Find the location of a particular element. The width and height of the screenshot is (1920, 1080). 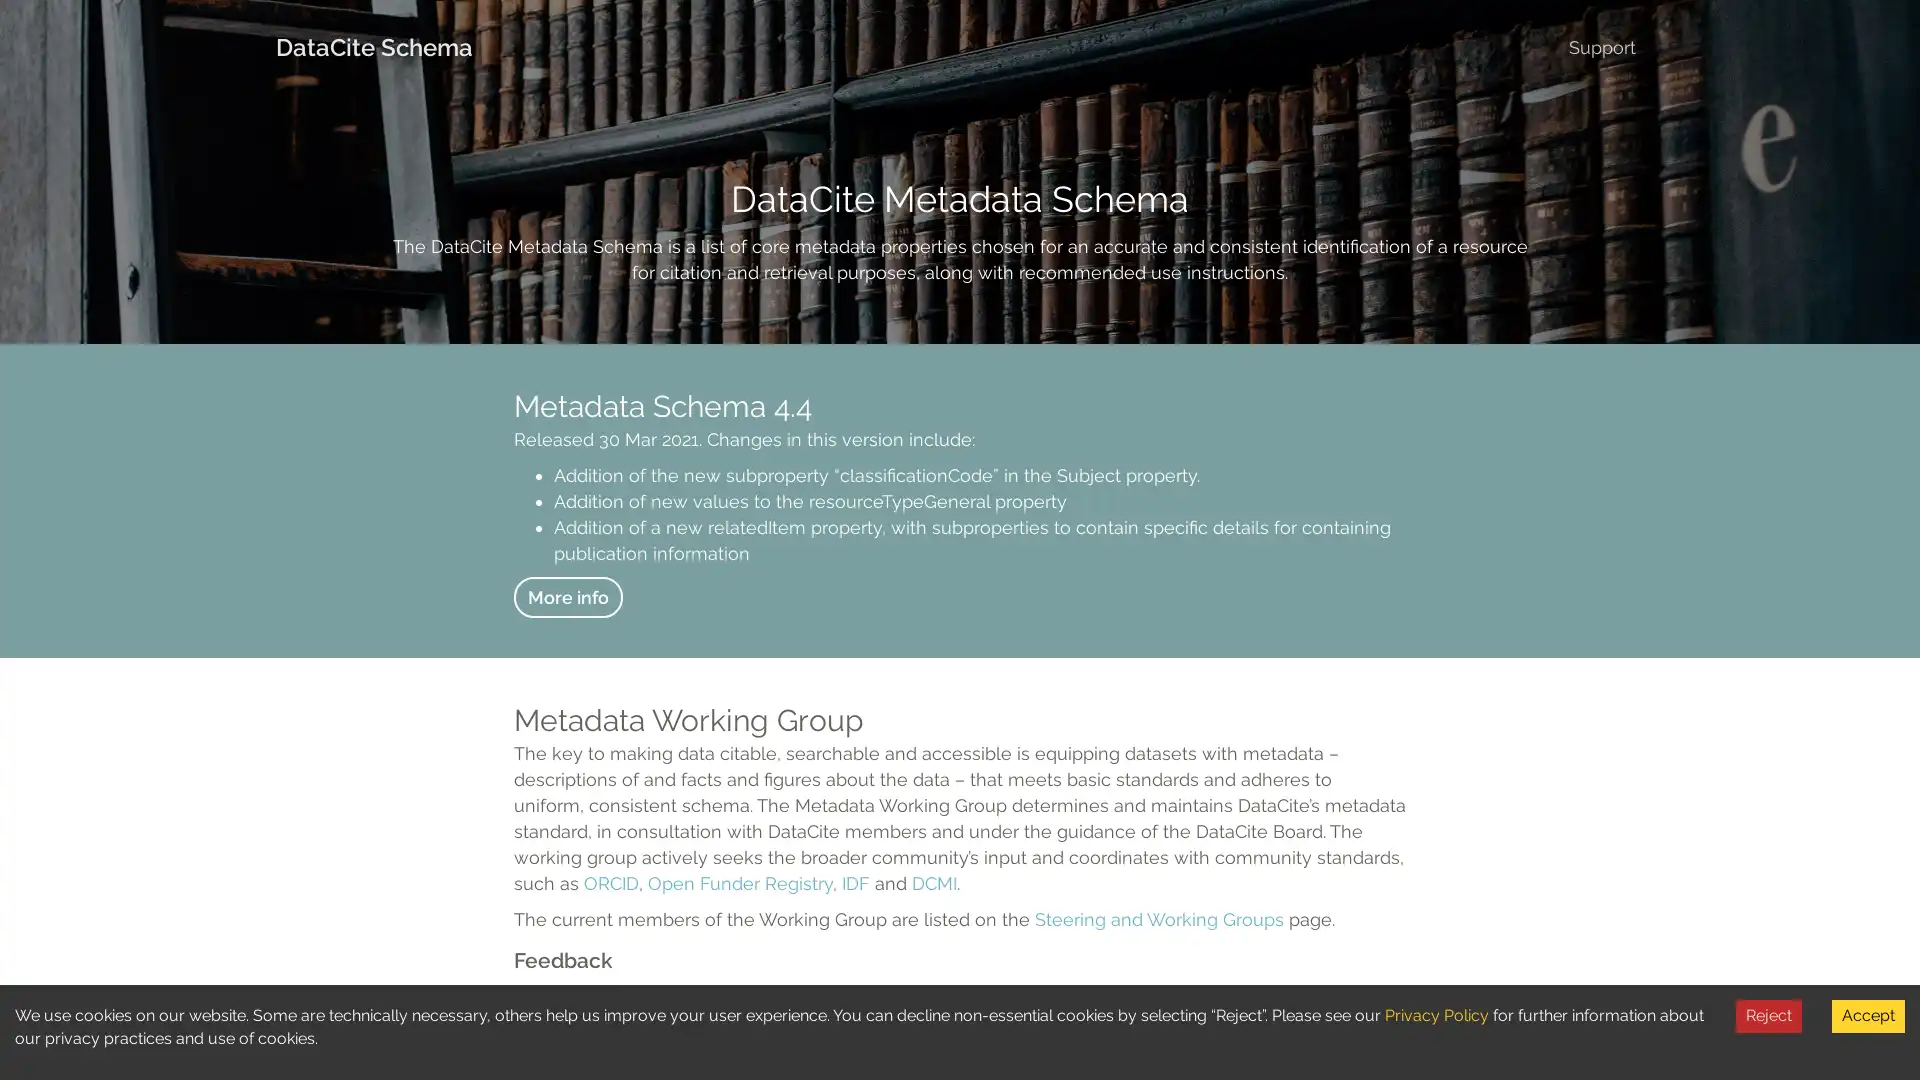

Decline cookies is located at coordinates (1769, 1015).